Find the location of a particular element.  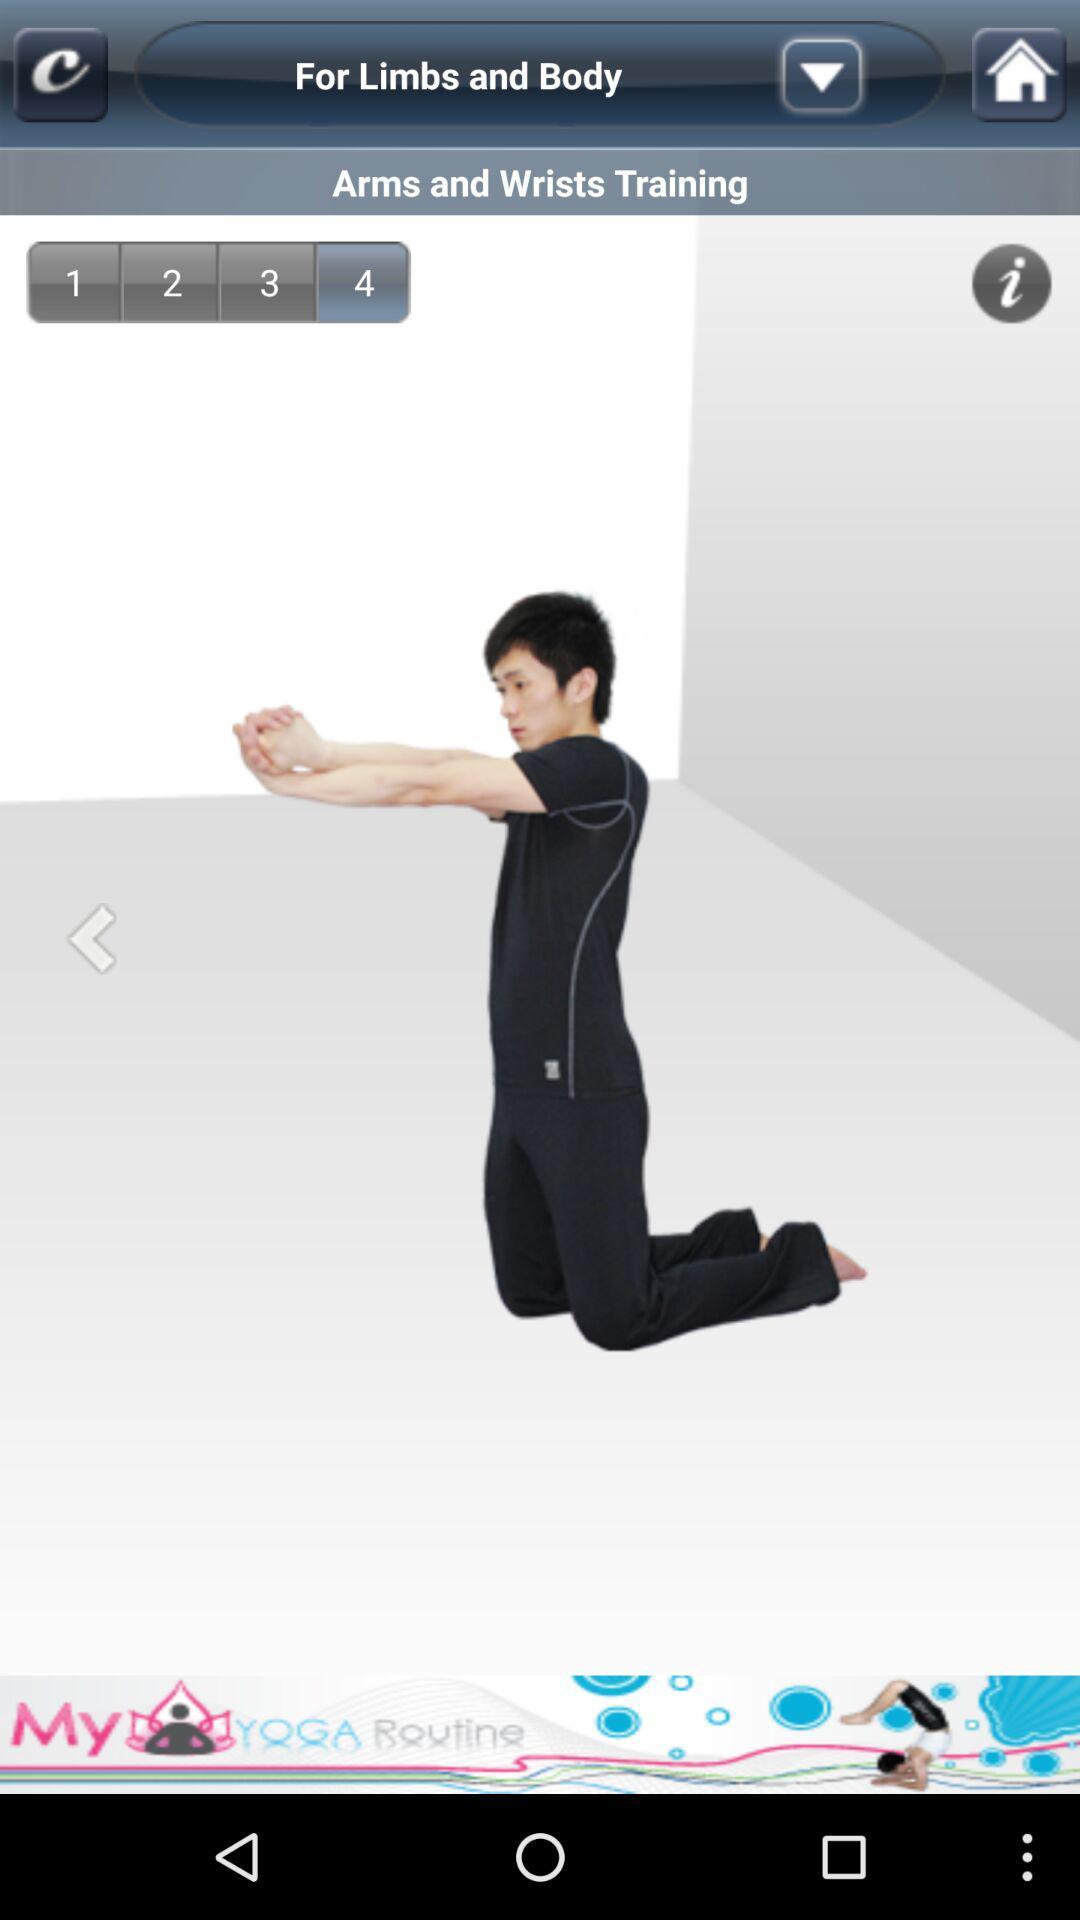

the app next to the for limbs and icon is located at coordinates (59, 75).